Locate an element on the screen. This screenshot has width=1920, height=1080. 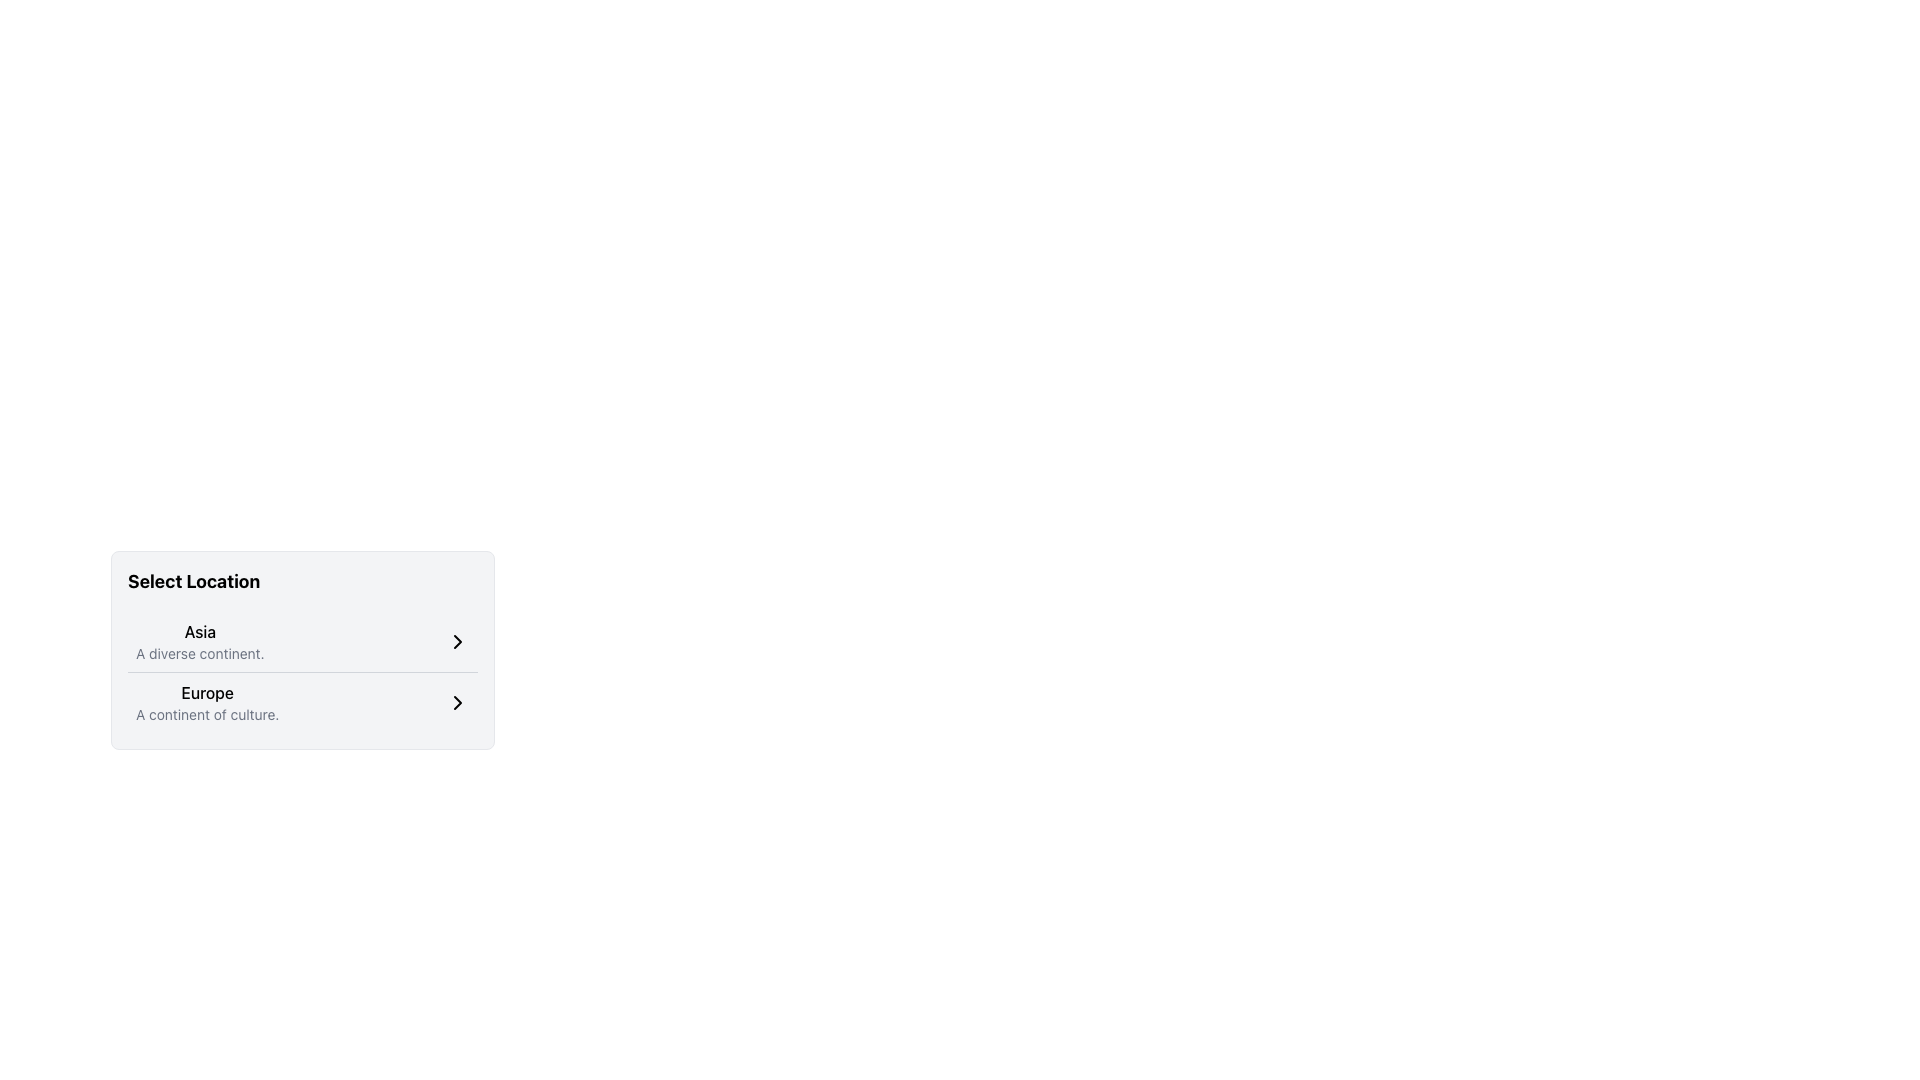
the text block titled 'Asia' which contains the description 'A diverse continent.' is located at coordinates (200, 641).